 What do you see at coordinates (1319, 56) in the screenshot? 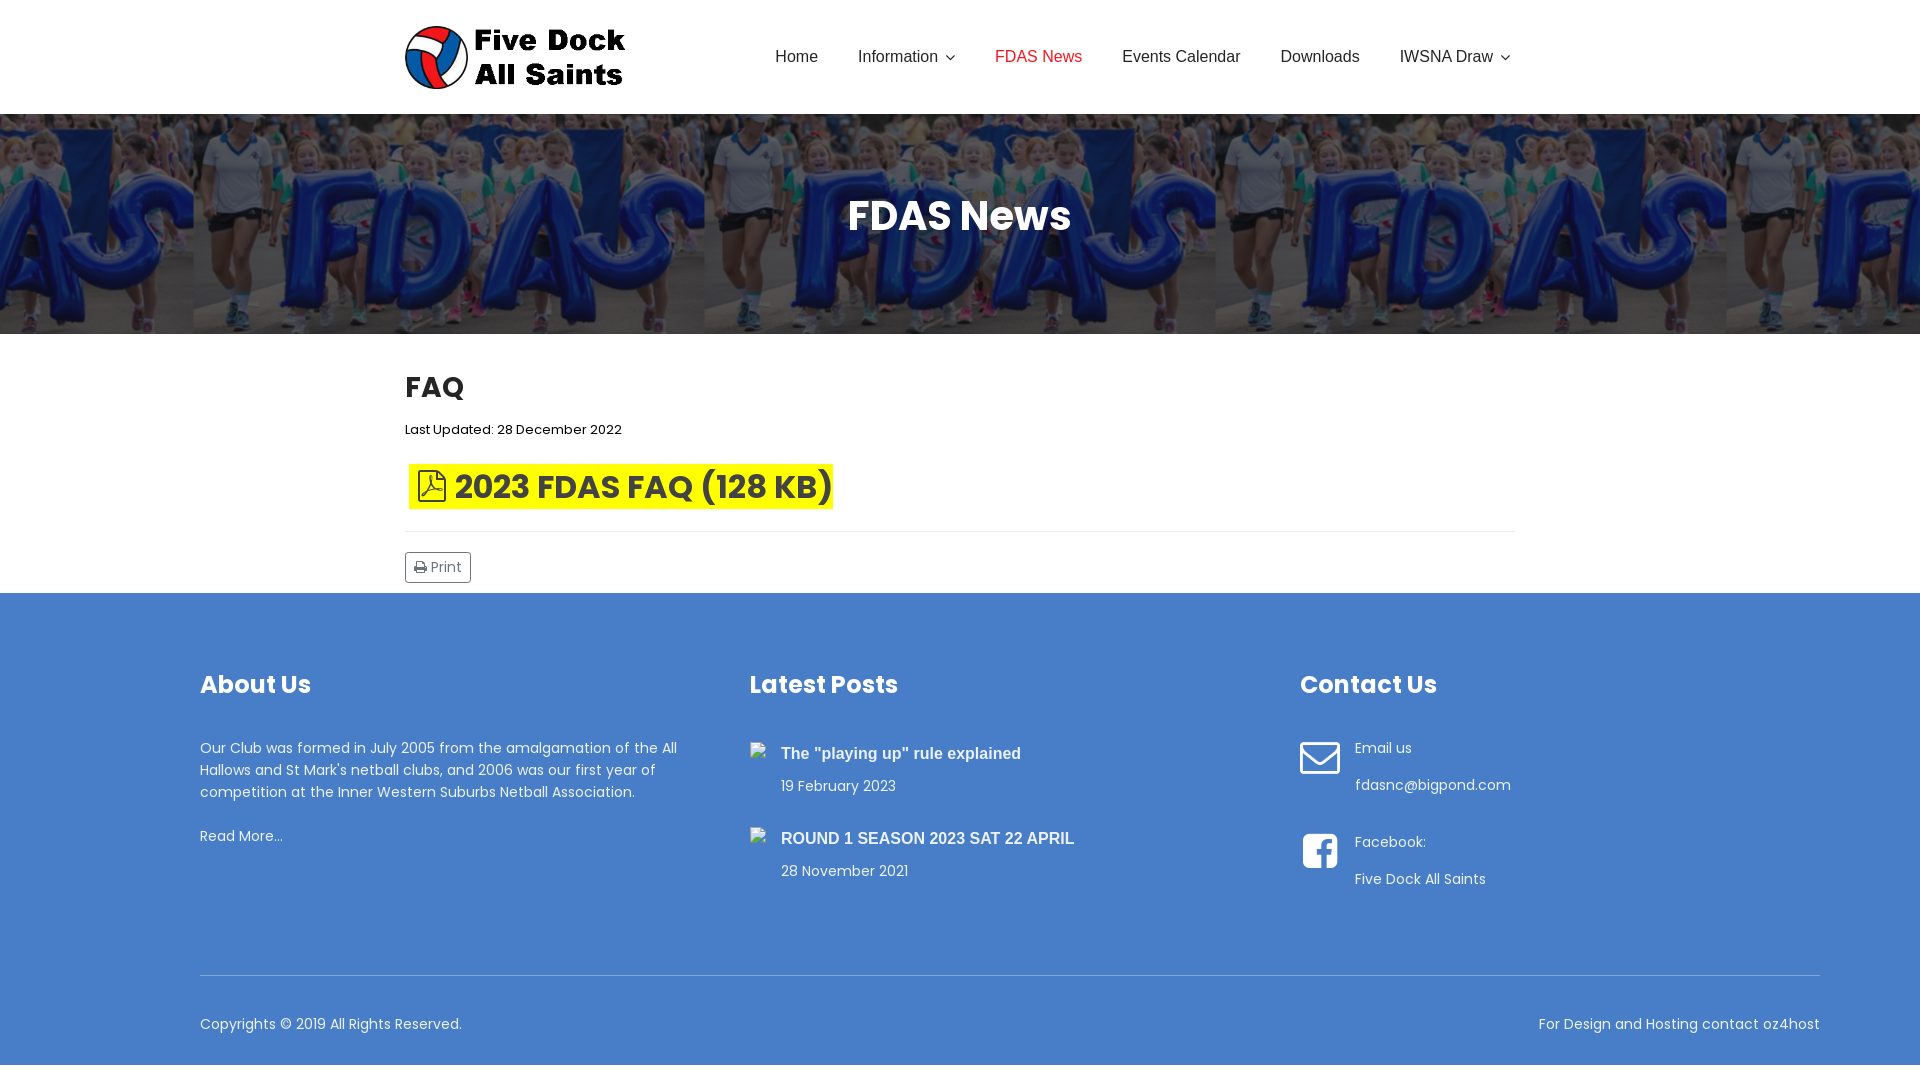
I see `'Downloads'` at bounding box center [1319, 56].